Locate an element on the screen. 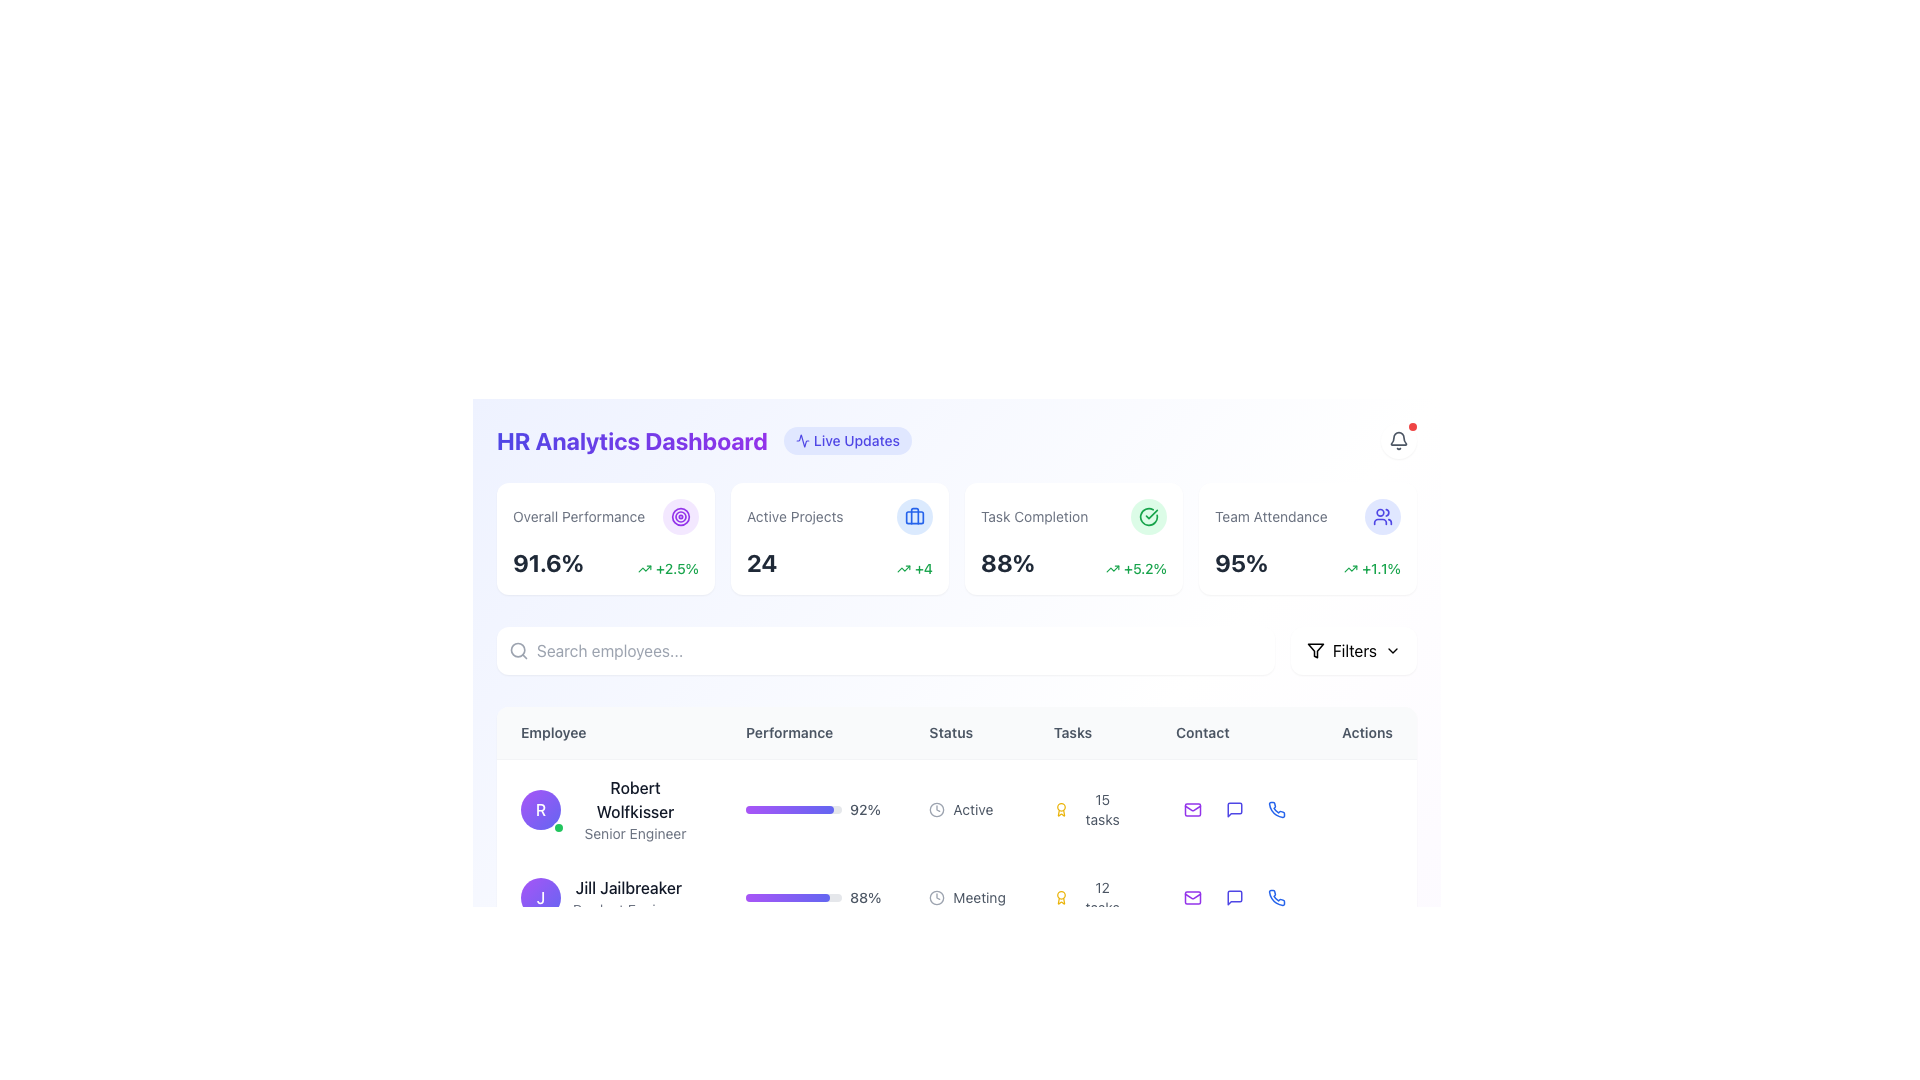  the Static Text displaying the name of the user or employee, which is positioned above the text 'Senior Engineer' and to the right of the circular icon with the initial 'R' is located at coordinates (634, 798).